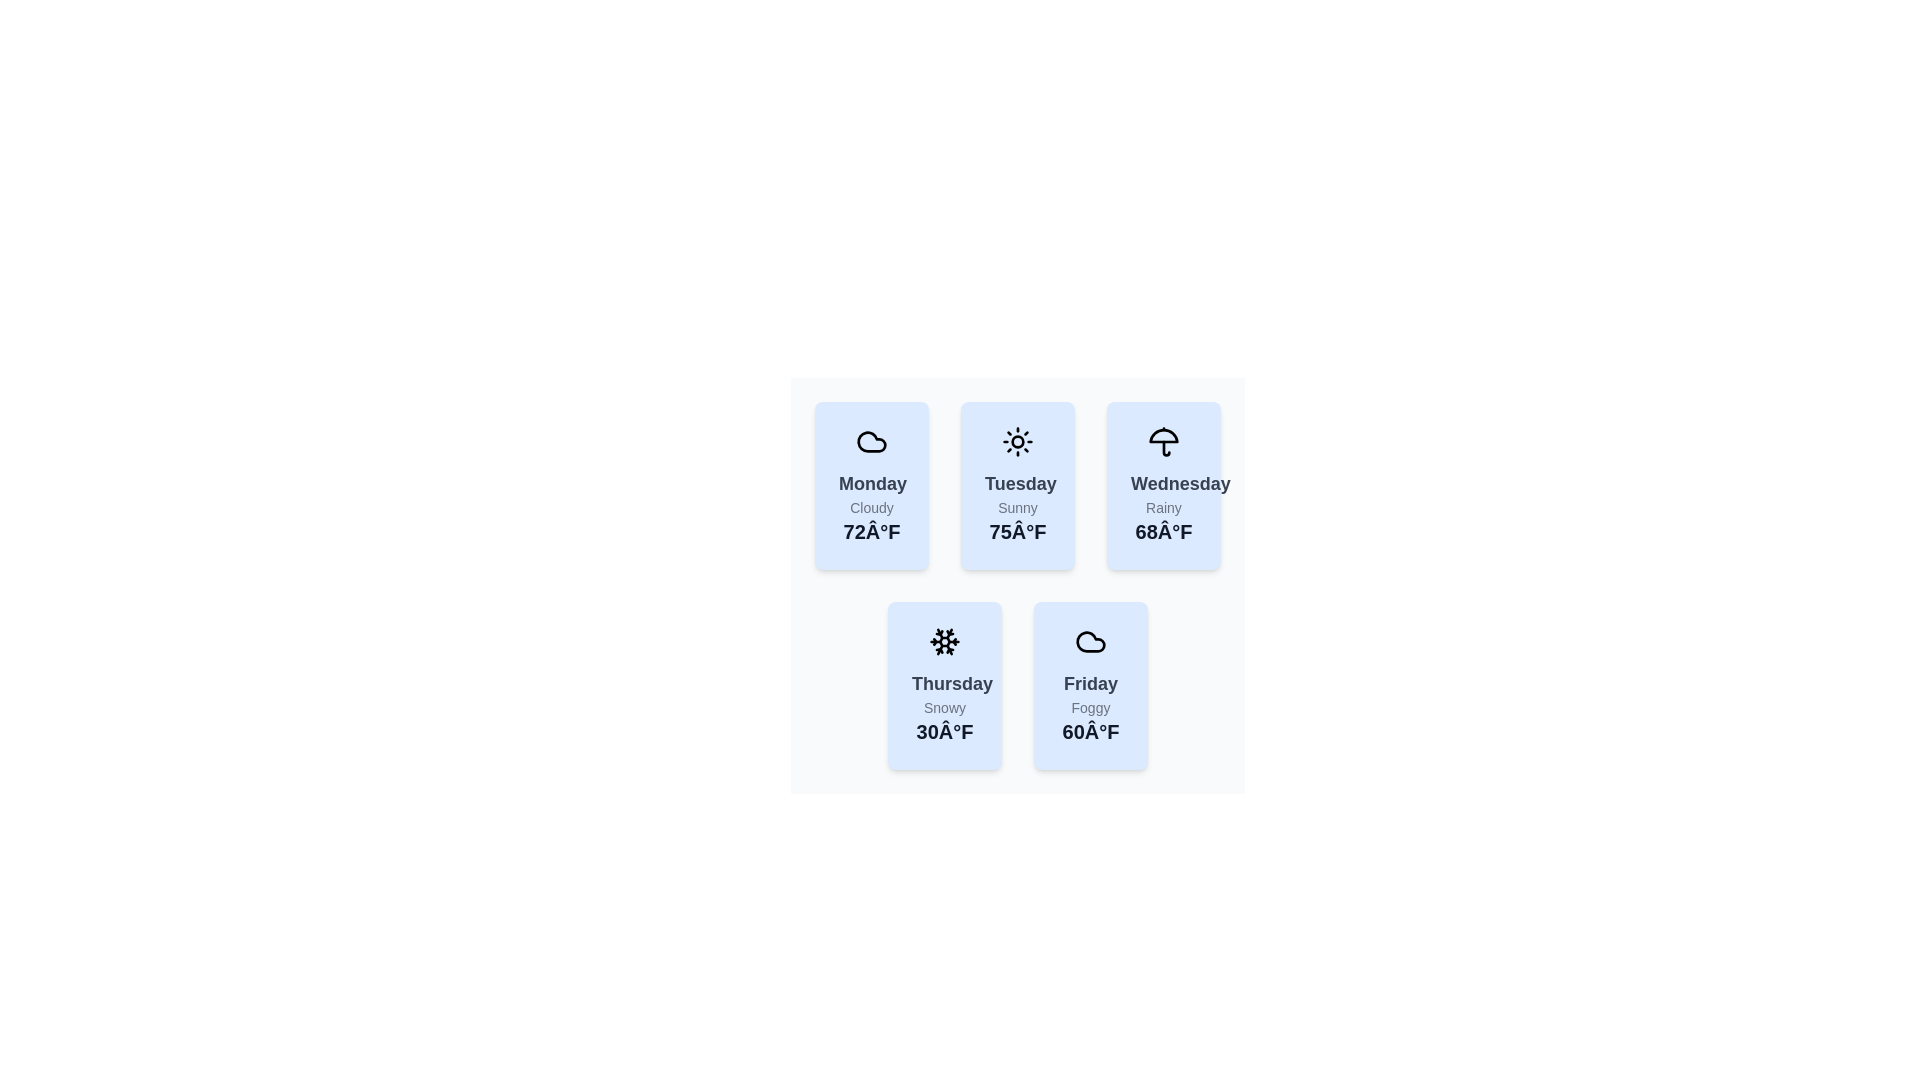 The width and height of the screenshot is (1920, 1080). What do you see at coordinates (1017, 441) in the screenshot?
I see `the sun icon, which is a simplified line-art styled icon with a circular center and radial lines, located in the Tuesday card of a 5-card grid layout for additional weather information` at bounding box center [1017, 441].